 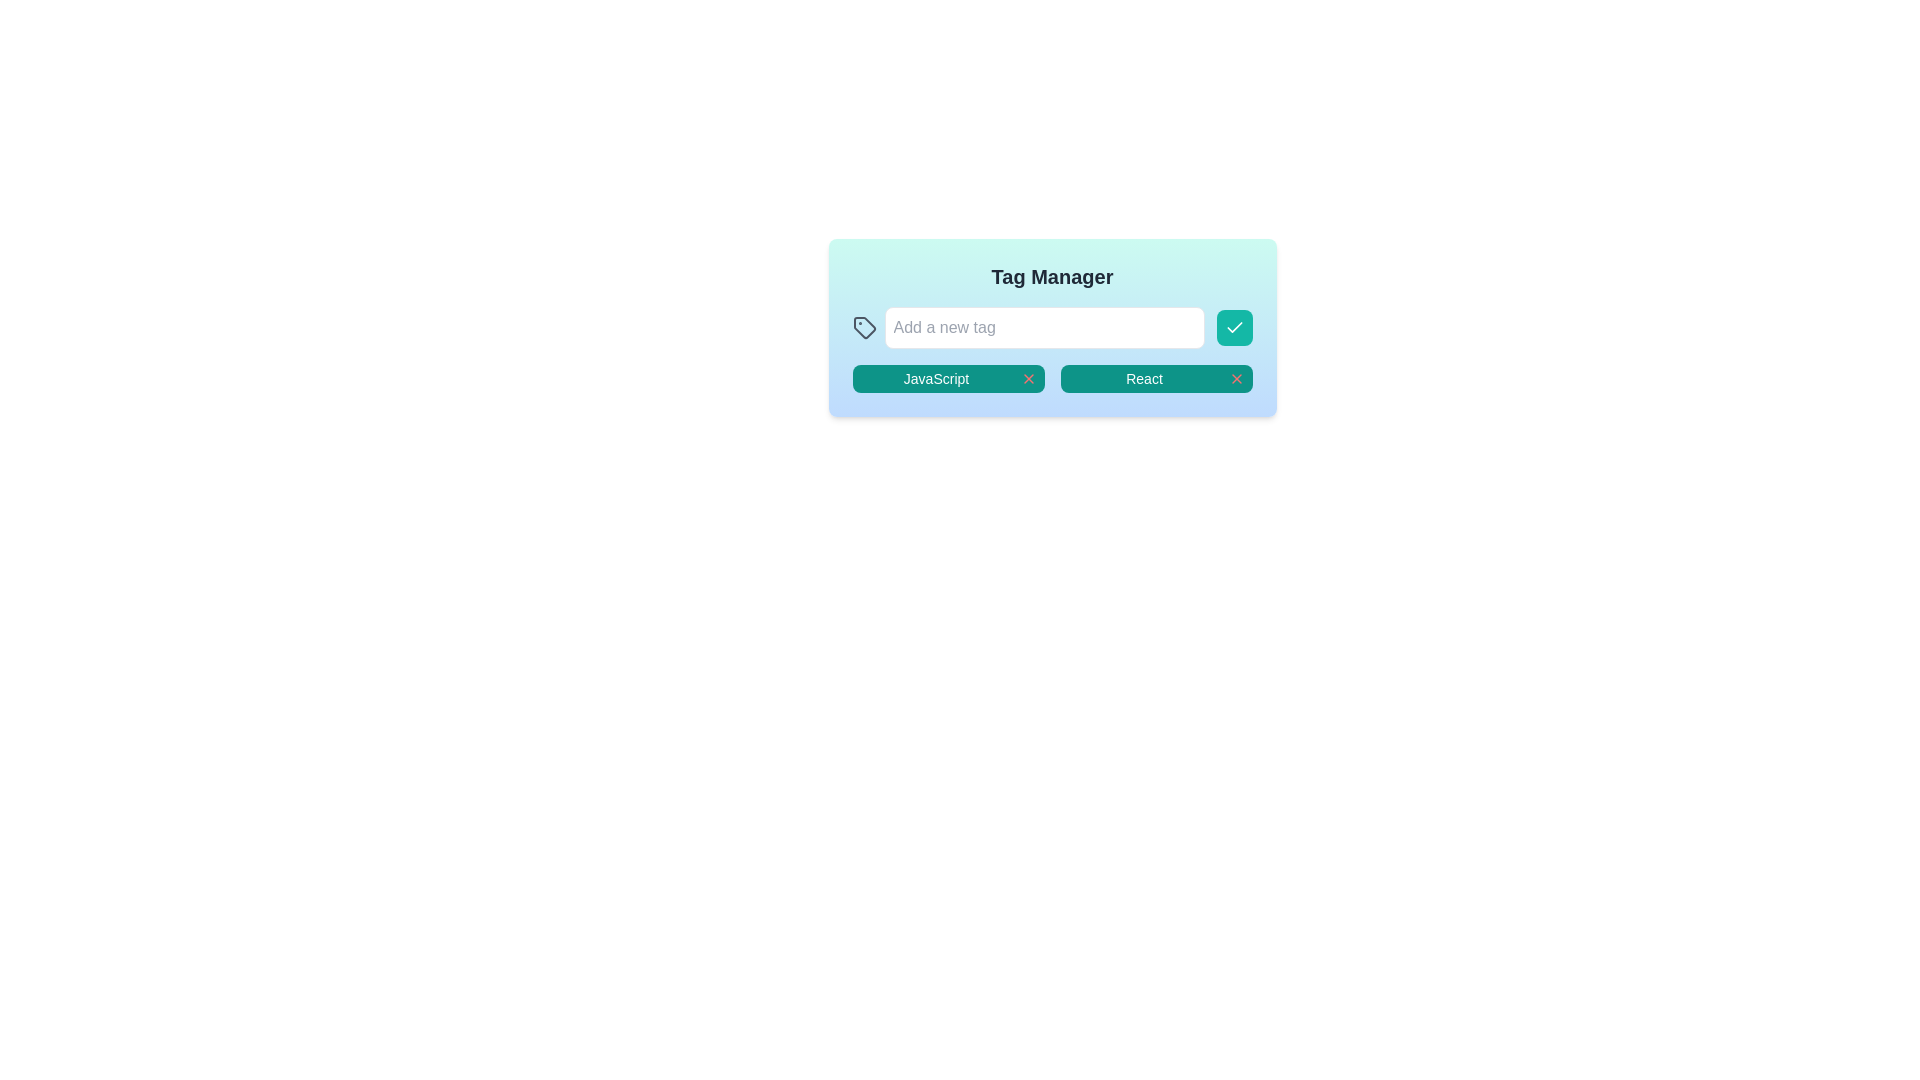 What do you see at coordinates (864, 326) in the screenshot?
I see `the stylized tag icon located to the left of the 'Add a new tag' input field in the 'Tag Manager' interface` at bounding box center [864, 326].